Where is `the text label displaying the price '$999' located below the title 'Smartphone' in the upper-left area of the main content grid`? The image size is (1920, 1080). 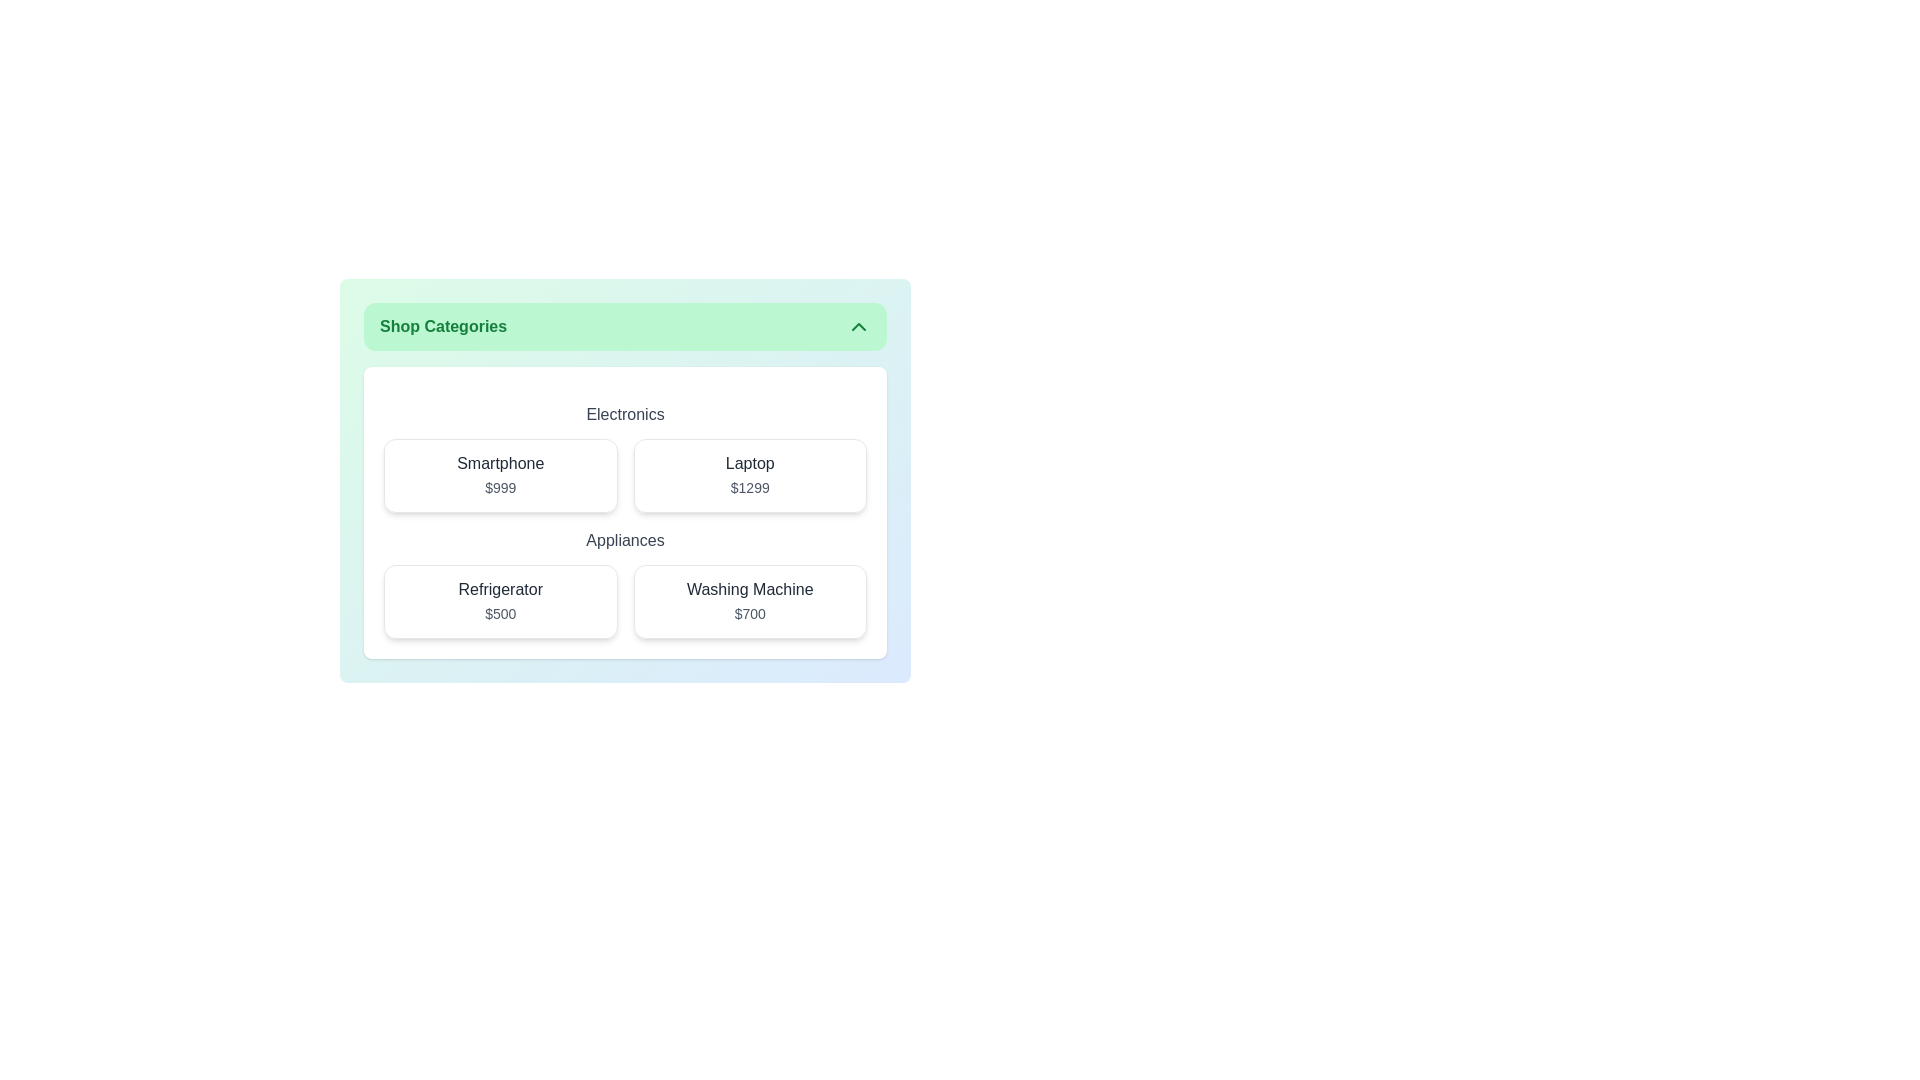 the text label displaying the price '$999' located below the title 'Smartphone' in the upper-left area of the main content grid is located at coordinates (500, 488).